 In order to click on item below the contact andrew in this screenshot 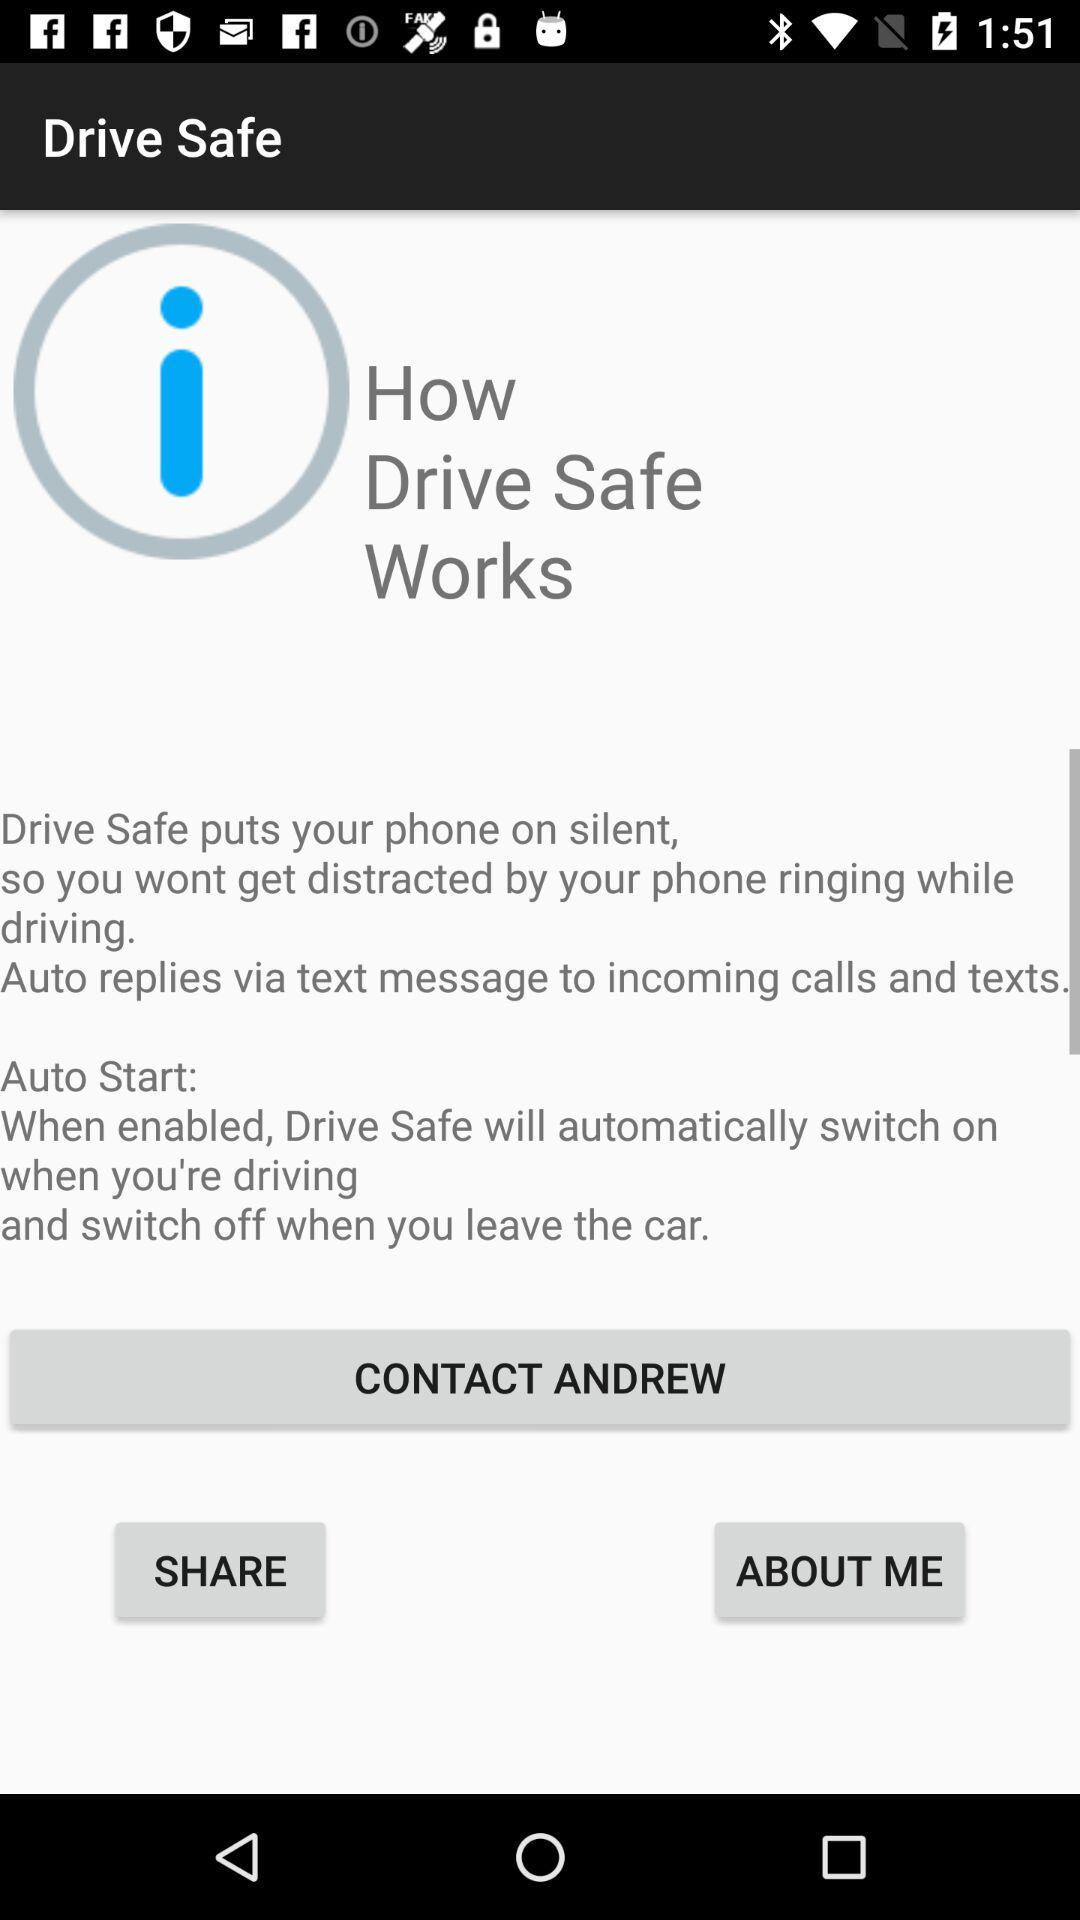, I will do `click(220, 1568)`.